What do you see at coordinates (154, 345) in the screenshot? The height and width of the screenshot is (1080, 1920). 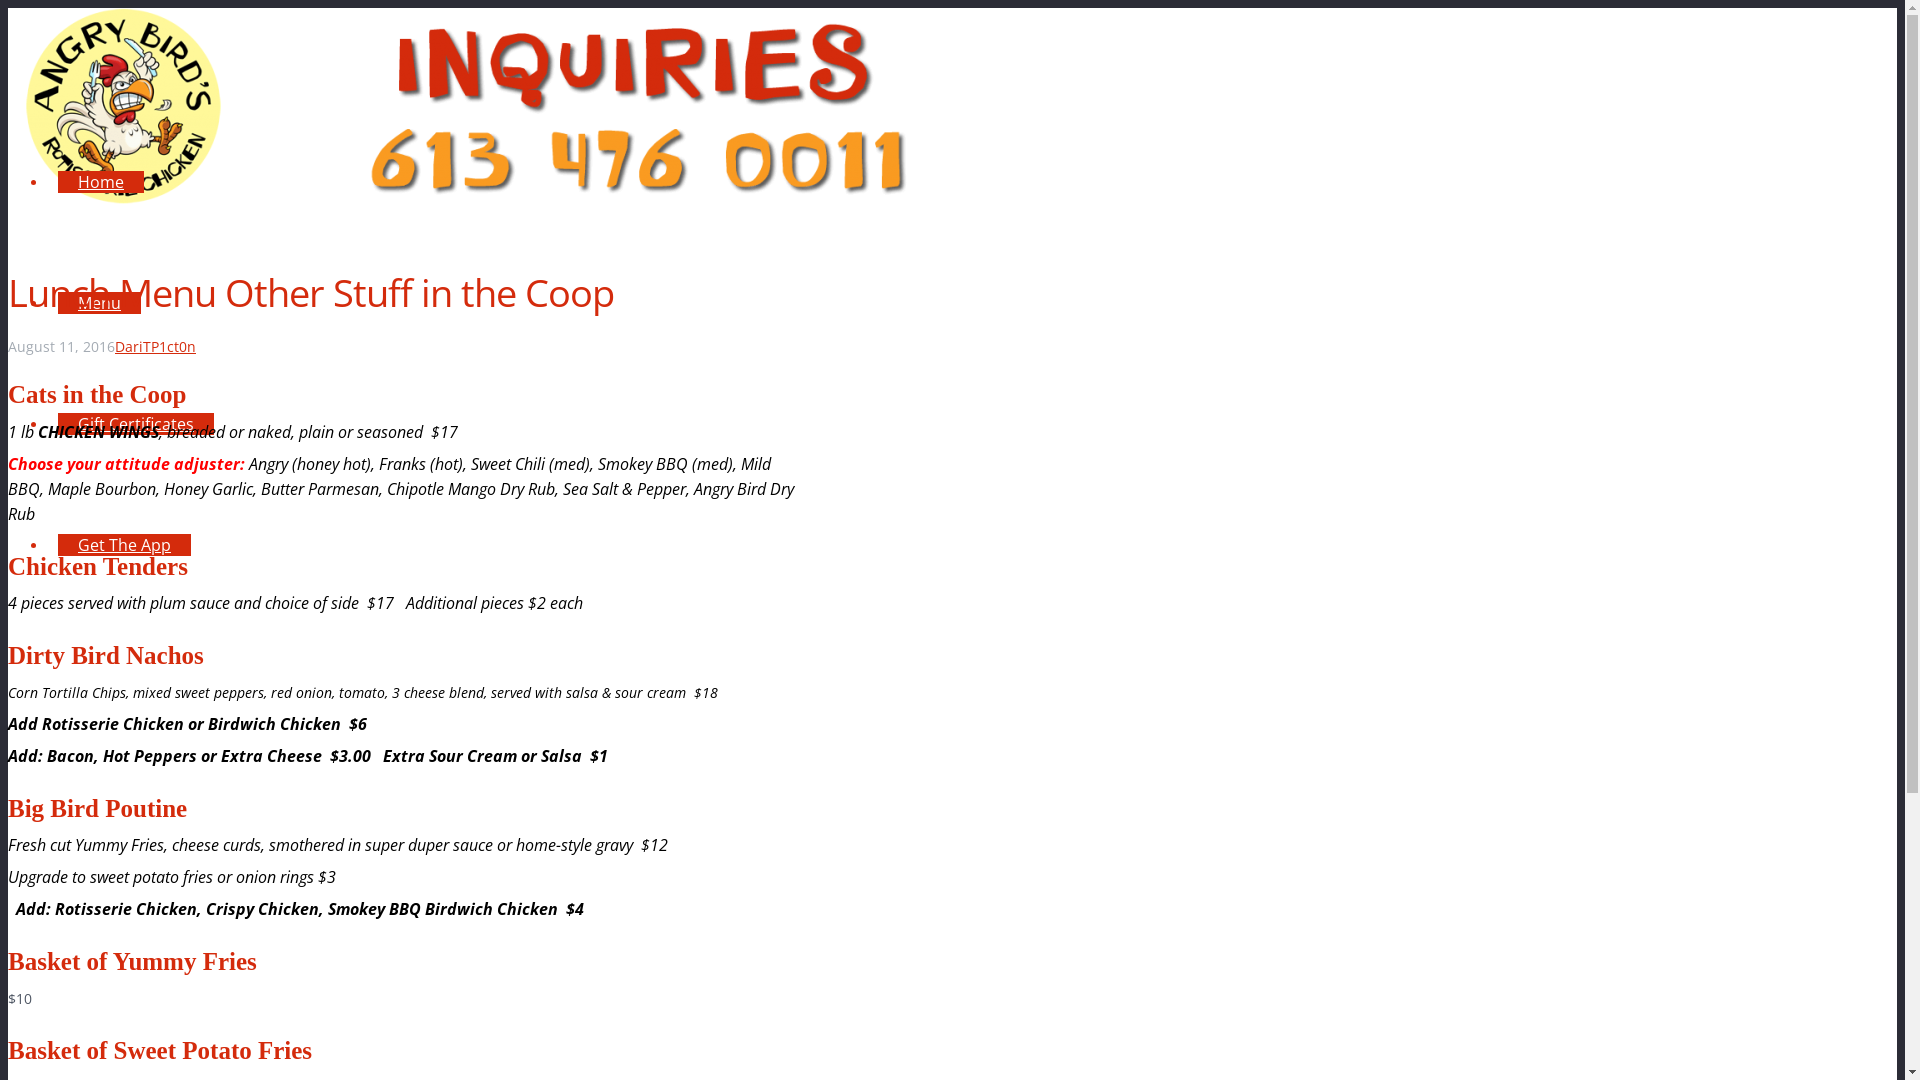 I see `'DariTP1ct0n'` at bounding box center [154, 345].